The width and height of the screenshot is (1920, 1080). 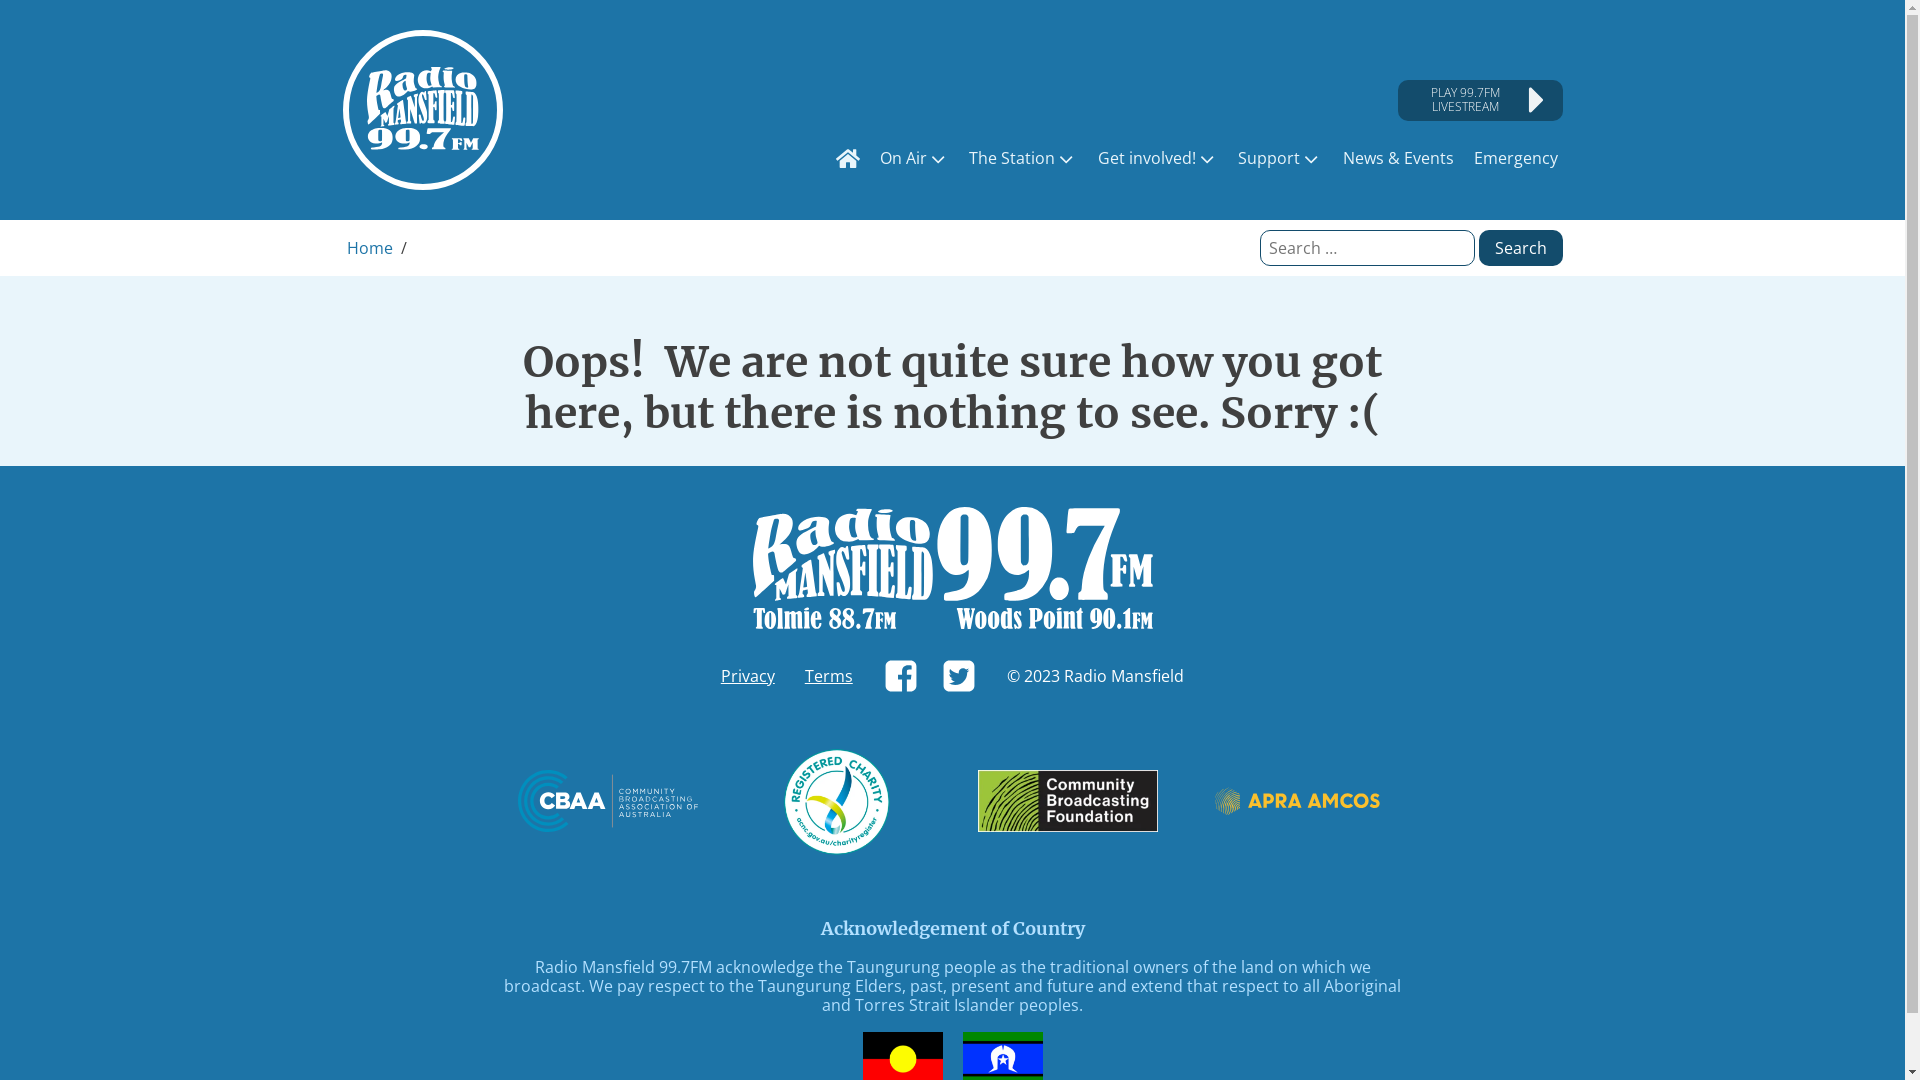 I want to click on 'PLAY 99.7FM LIVESTREAM', so click(x=1480, y=100).